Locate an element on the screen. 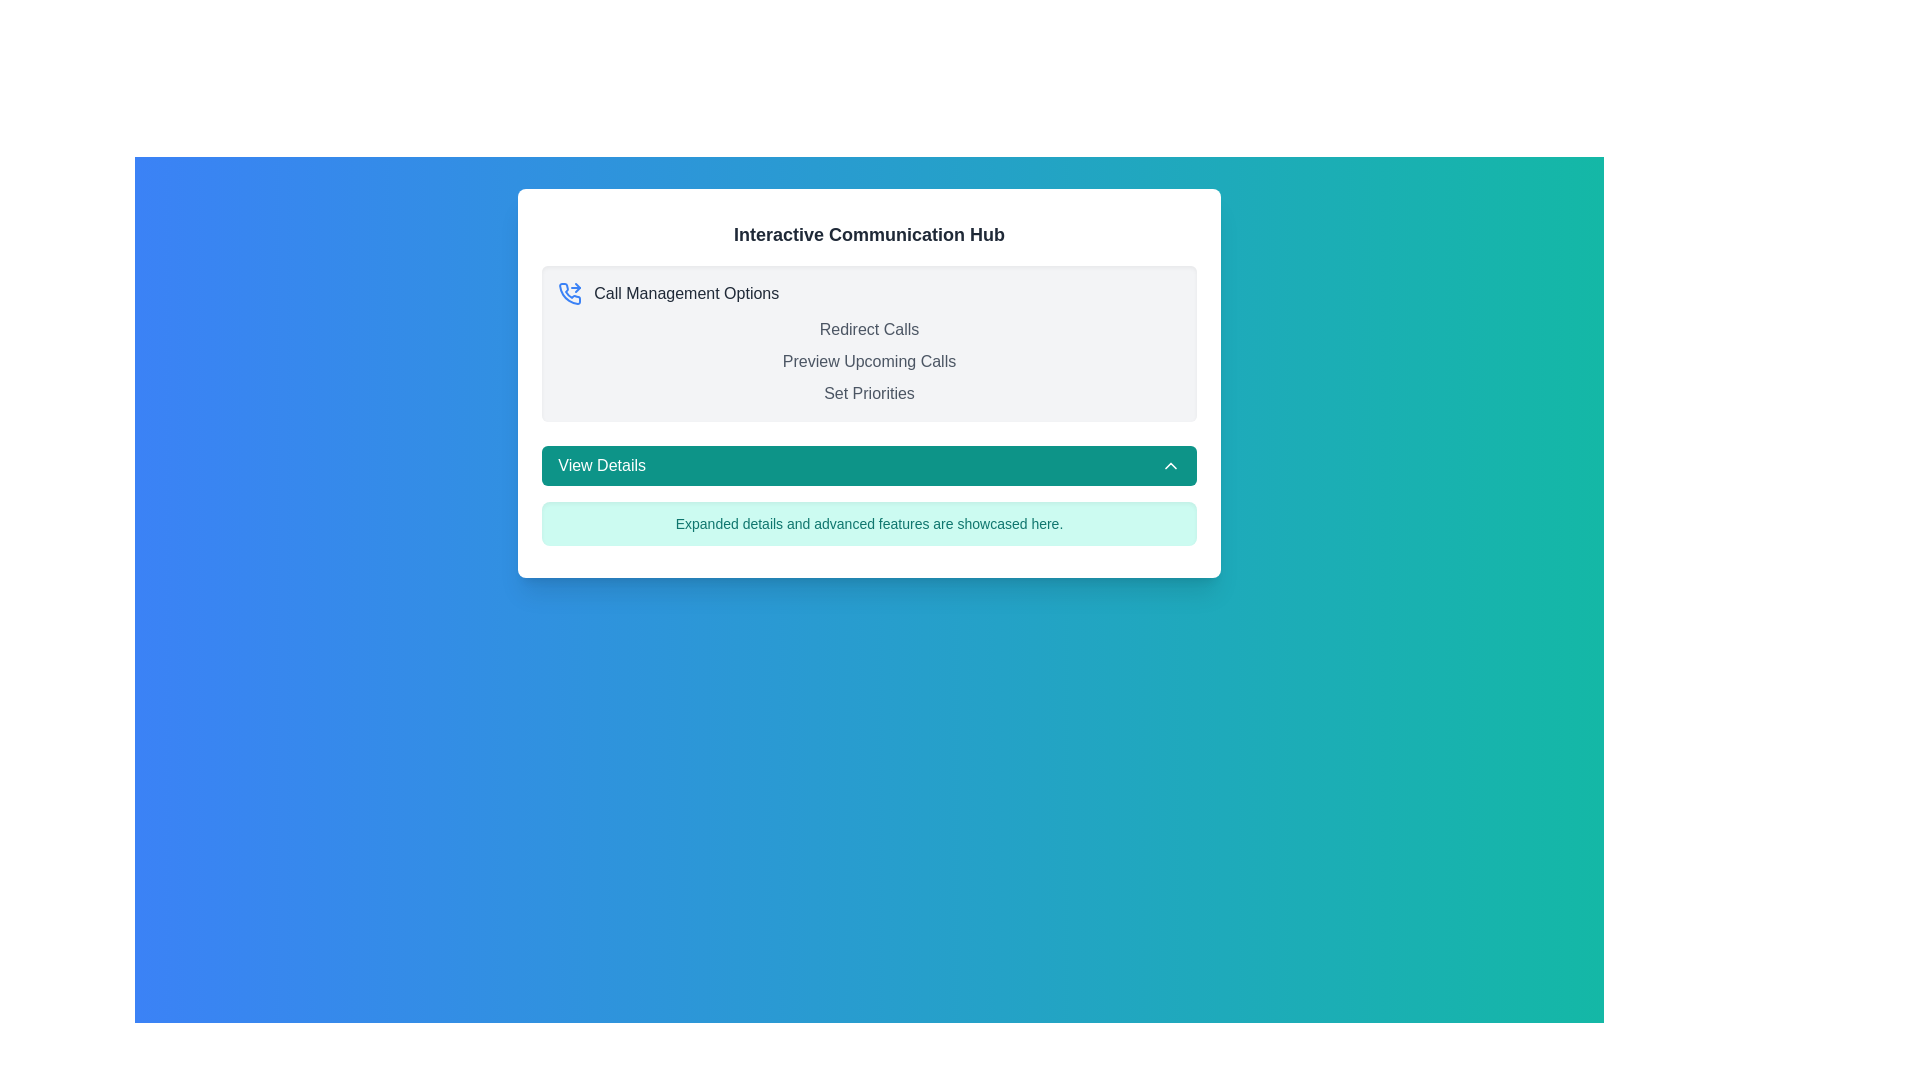 The width and height of the screenshot is (1920, 1080). the Textblock displaying the text 'Expanded details and advanced features are showcased here.' which is styled with a small font size and teal color, located at the bottom section of the card with a light teal background is located at coordinates (869, 523).